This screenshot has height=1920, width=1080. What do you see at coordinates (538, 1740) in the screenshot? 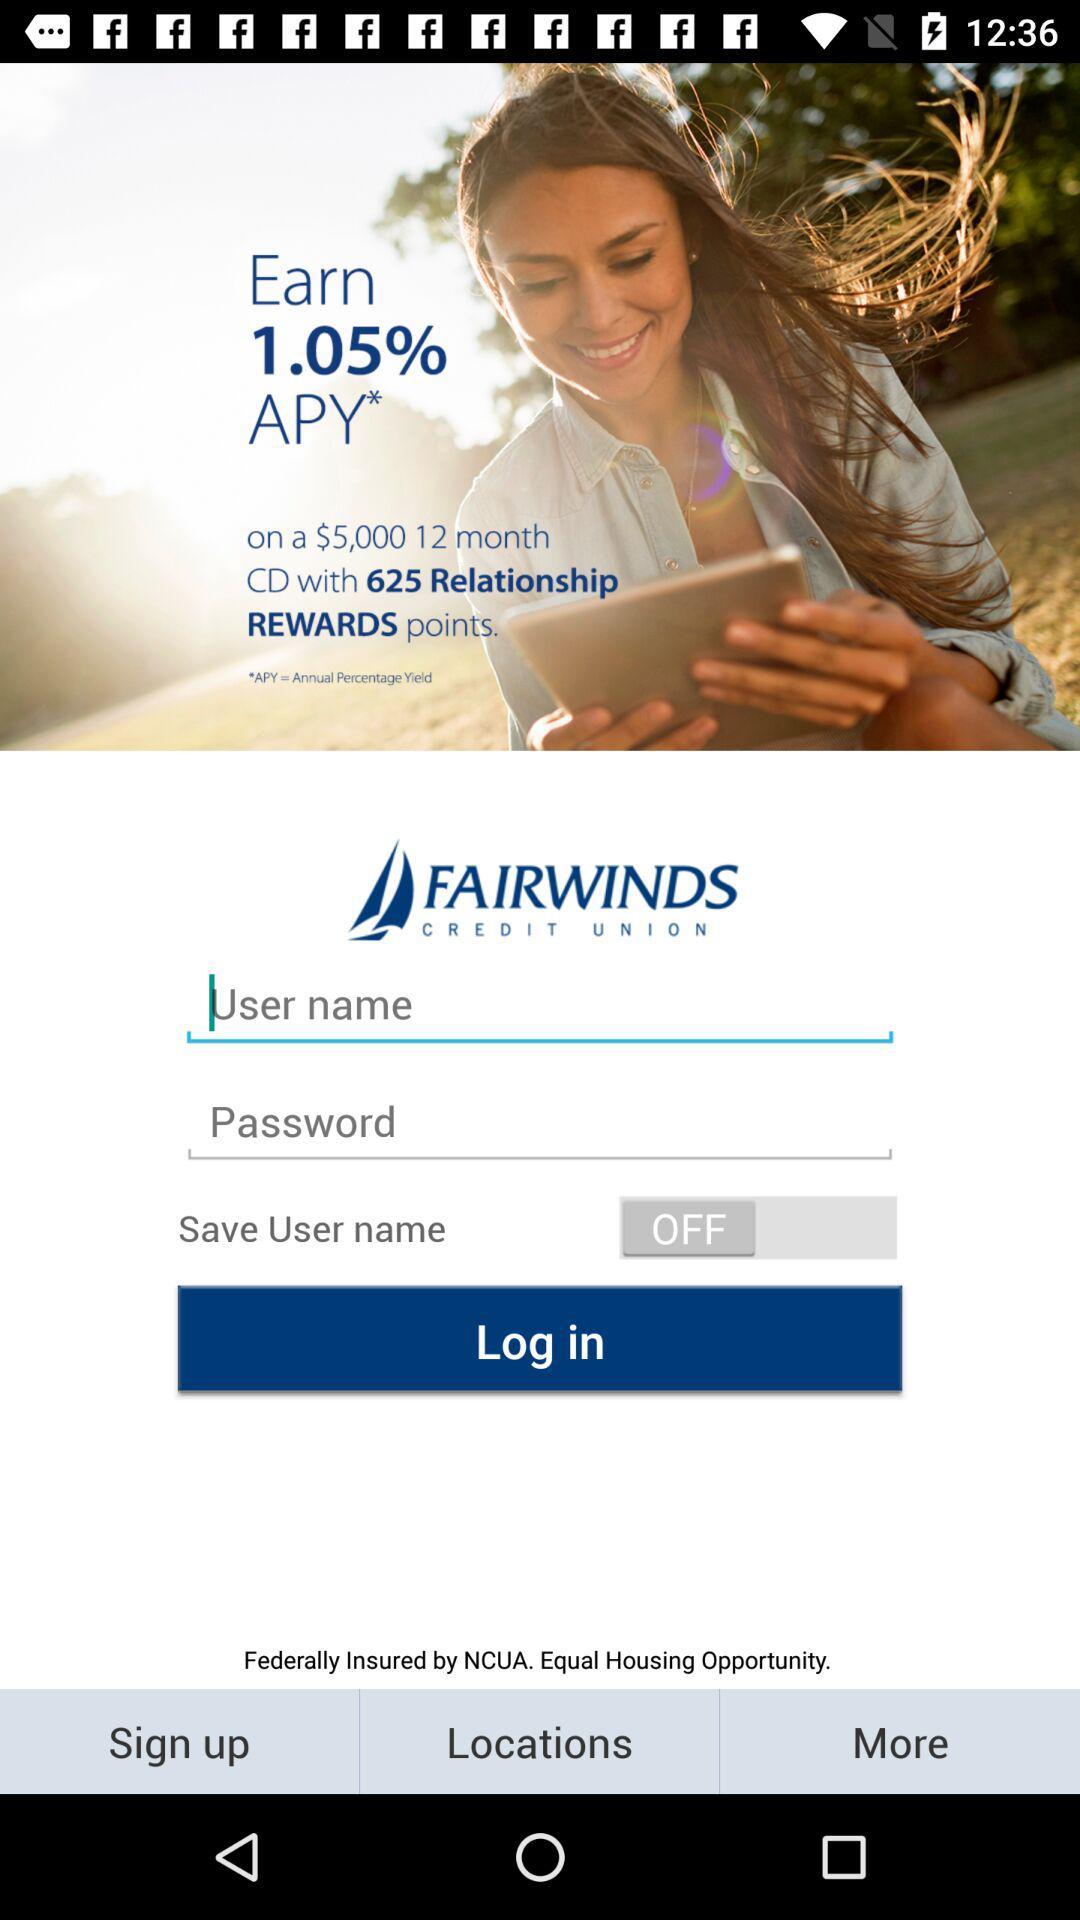
I see `the icon next to the sign up item` at bounding box center [538, 1740].